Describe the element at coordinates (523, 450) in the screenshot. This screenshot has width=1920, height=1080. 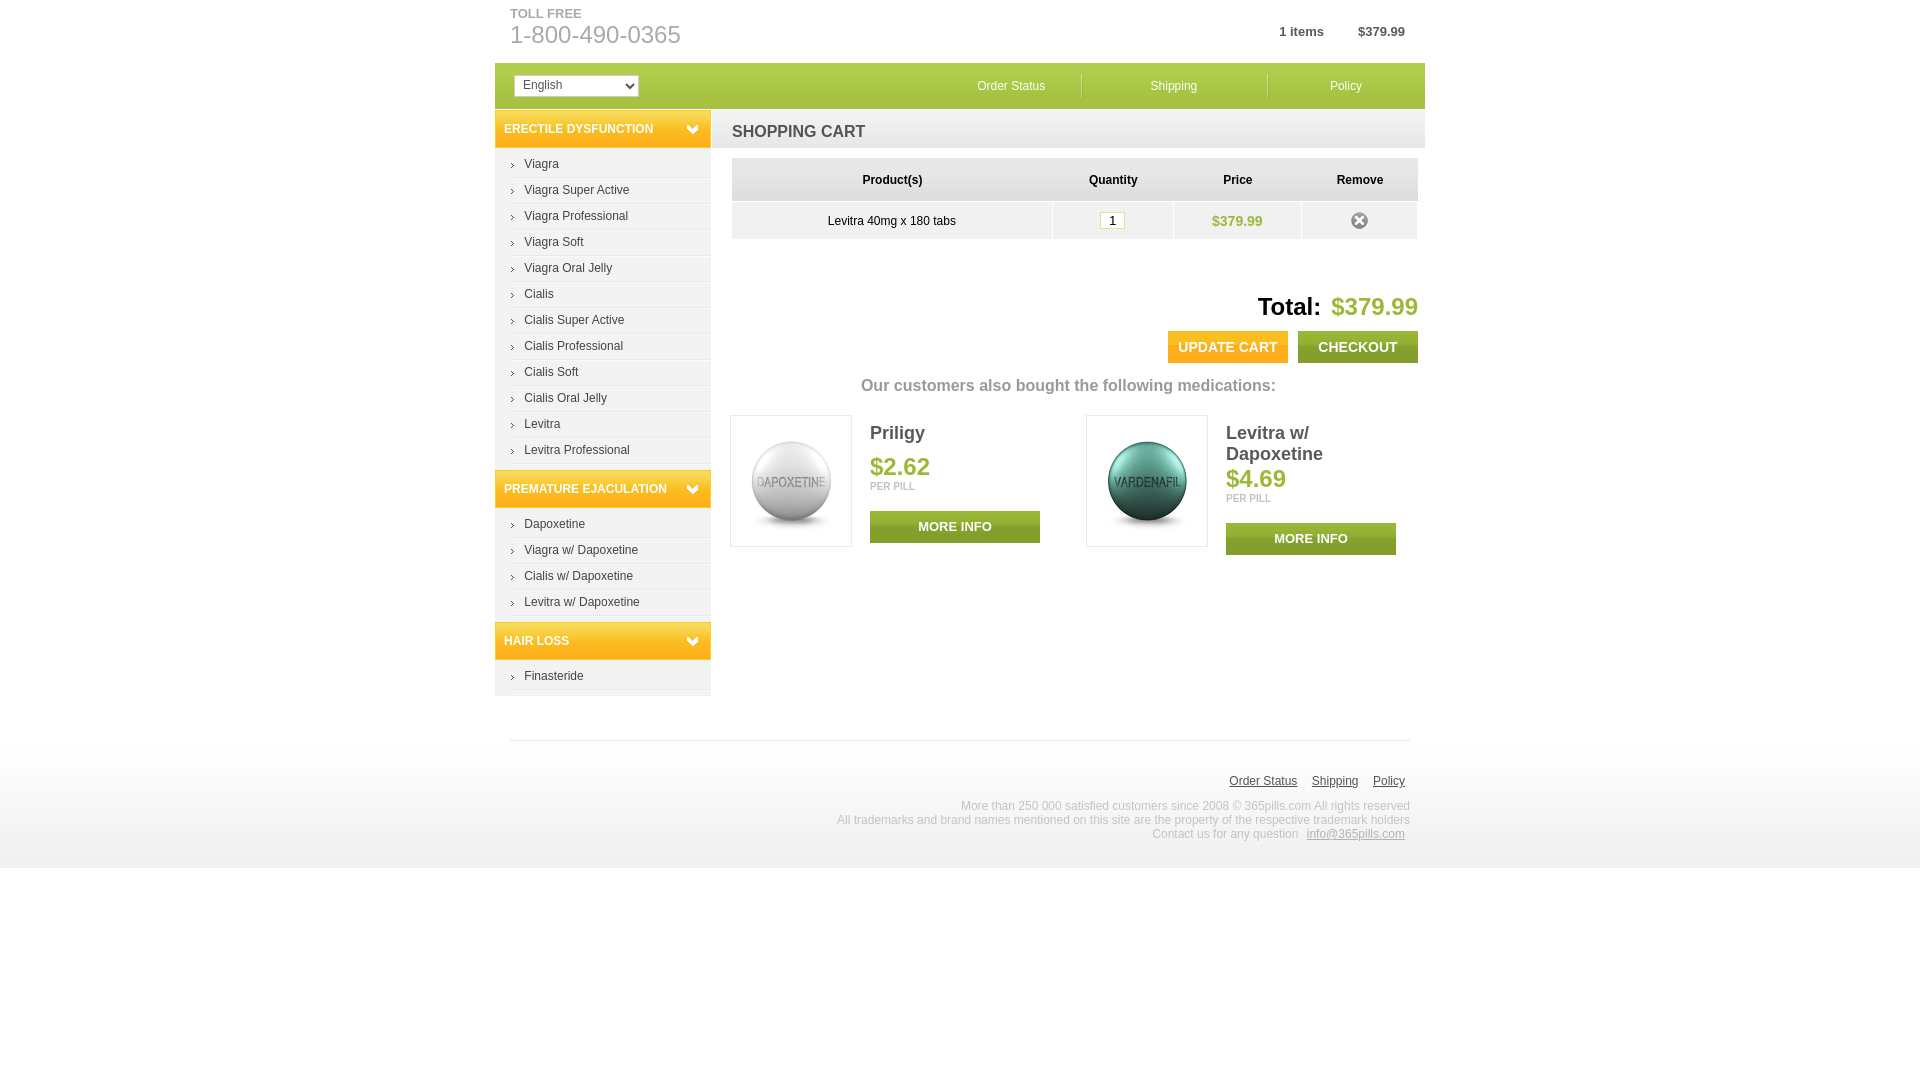
I see `'Levitra Professional'` at that location.